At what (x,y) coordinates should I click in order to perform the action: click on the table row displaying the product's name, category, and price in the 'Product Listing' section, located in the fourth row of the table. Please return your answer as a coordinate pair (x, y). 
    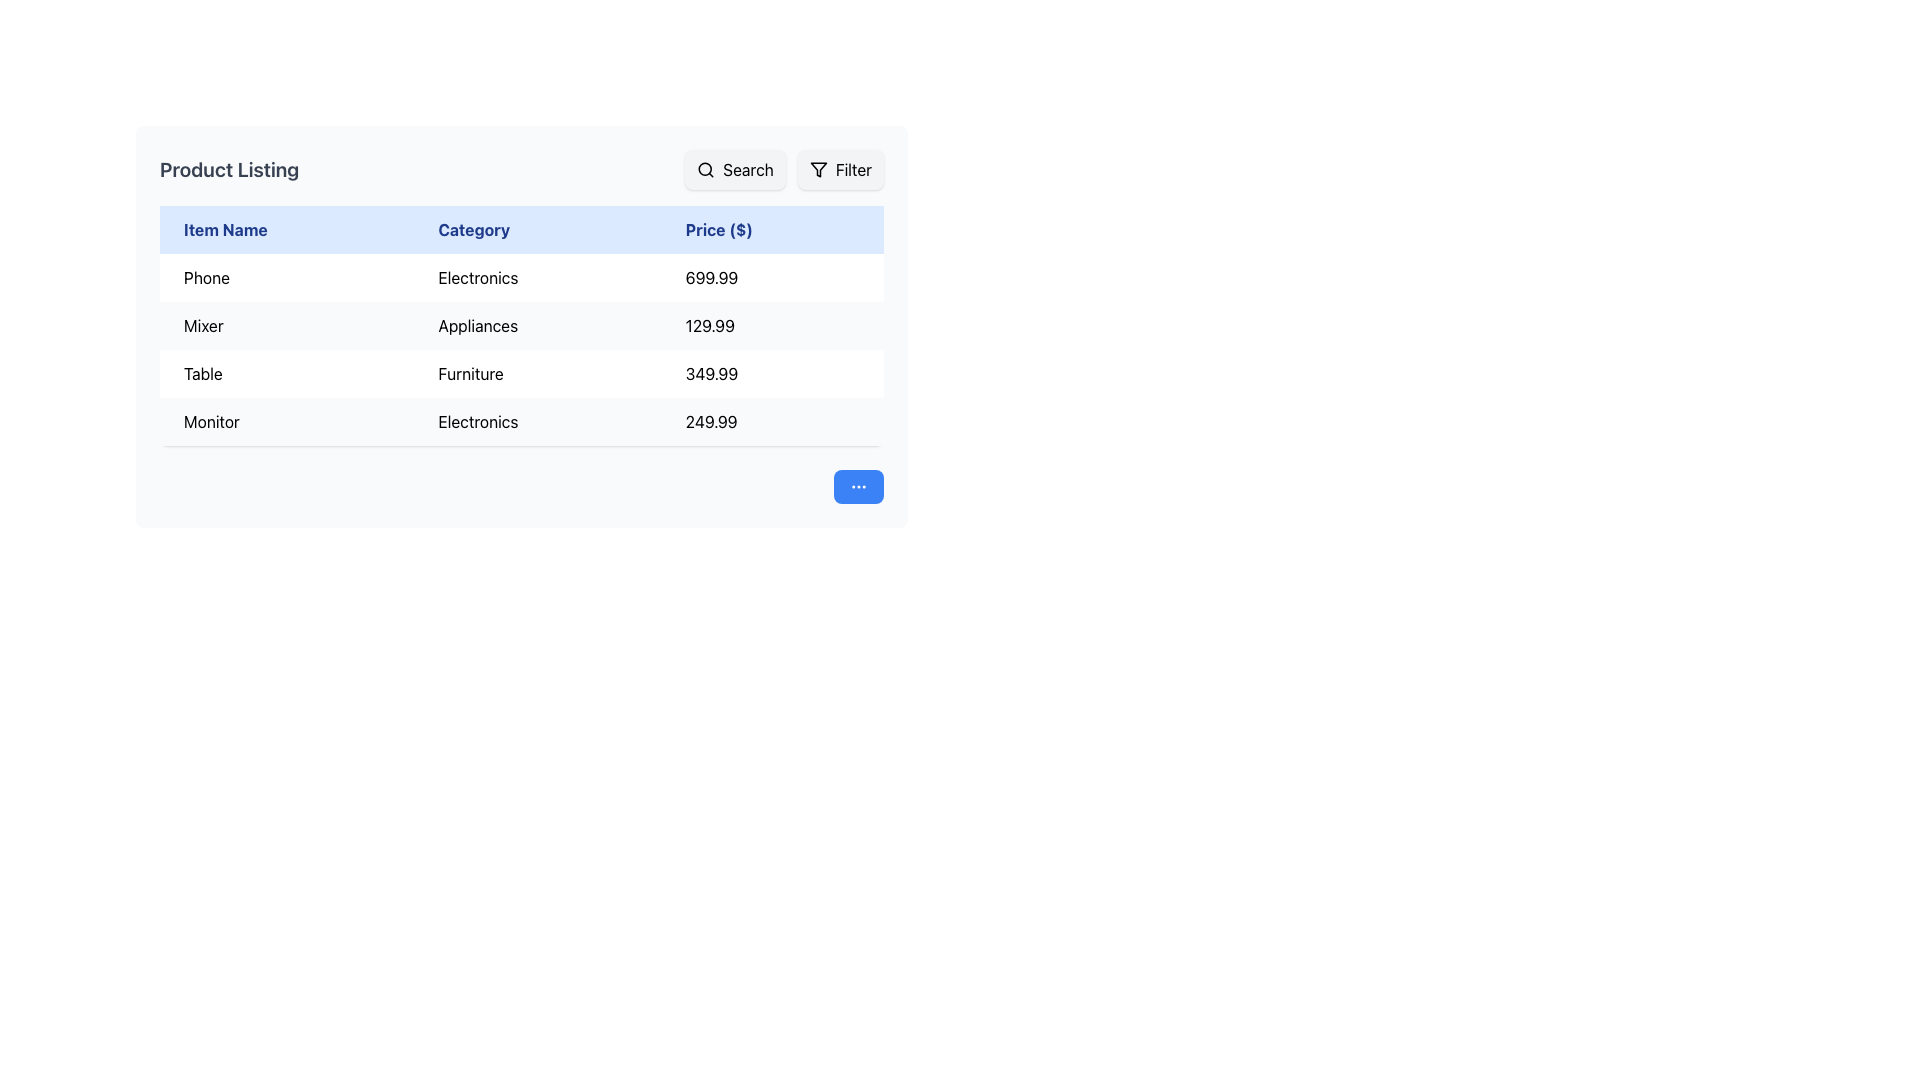
    Looking at the image, I should click on (522, 420).